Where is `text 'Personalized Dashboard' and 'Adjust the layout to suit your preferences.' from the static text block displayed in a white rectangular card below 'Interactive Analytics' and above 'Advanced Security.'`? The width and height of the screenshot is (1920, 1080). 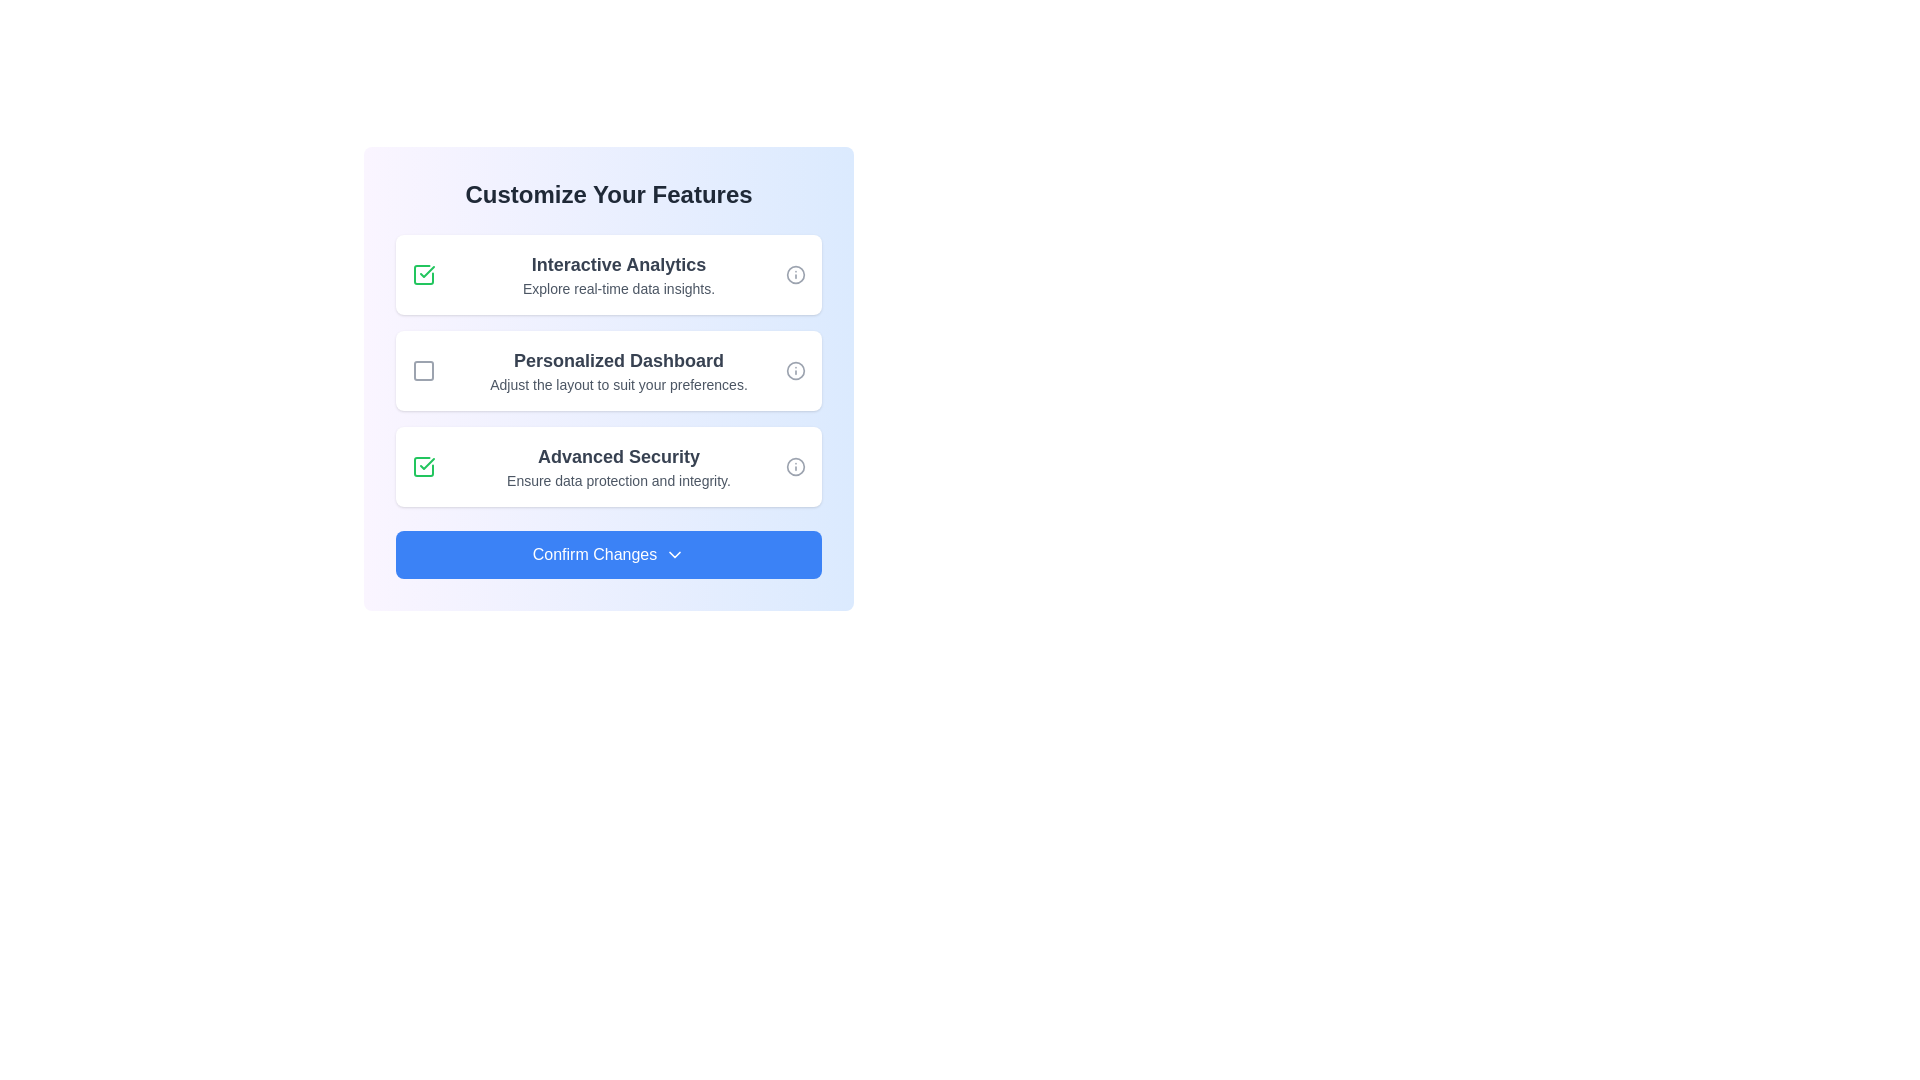 text 'Personalized Dashboard' and 'Adjust the layout to suit your preferences.' from the static text block displayed in a white rectangular card below 'Interactive Analytics' and above 'Advanced Security.' is located at coordinates (618, 370).